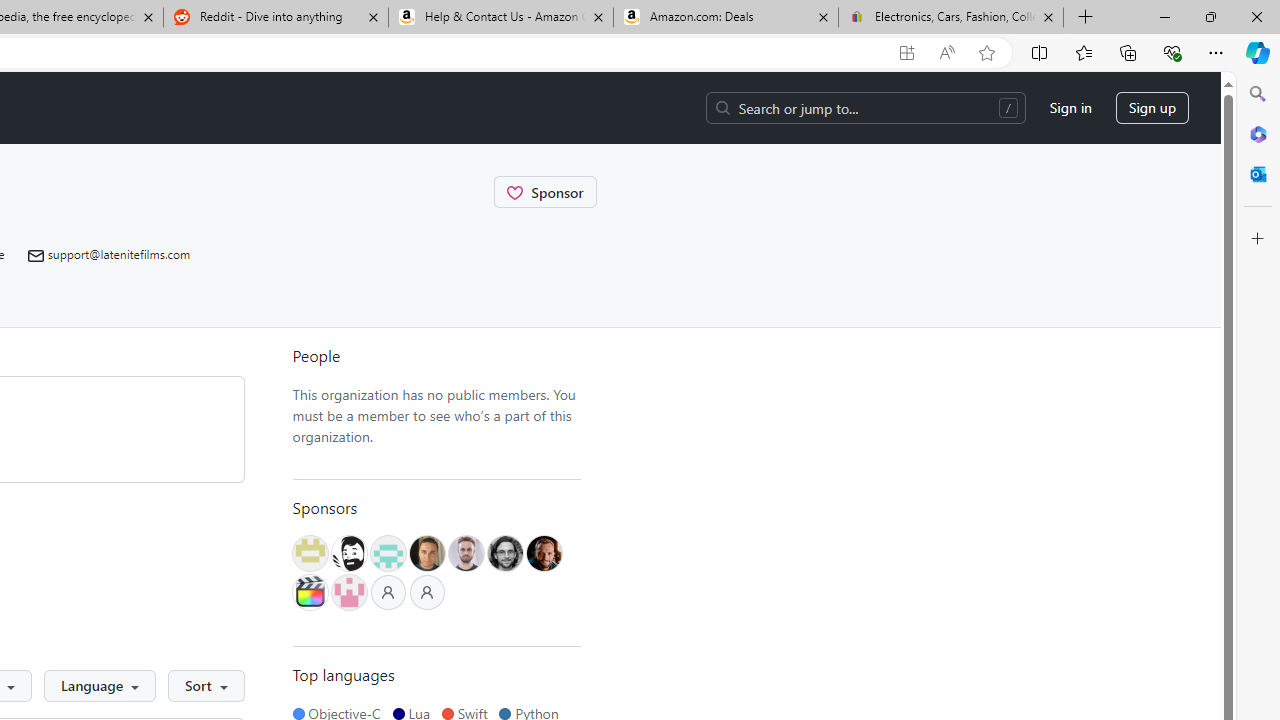 The height and width of the screenshot is (720, 1280). Describe the element at coordinates (274, 17) in the screenshot. I see `'Reddit - Dive into anything'` at that location.